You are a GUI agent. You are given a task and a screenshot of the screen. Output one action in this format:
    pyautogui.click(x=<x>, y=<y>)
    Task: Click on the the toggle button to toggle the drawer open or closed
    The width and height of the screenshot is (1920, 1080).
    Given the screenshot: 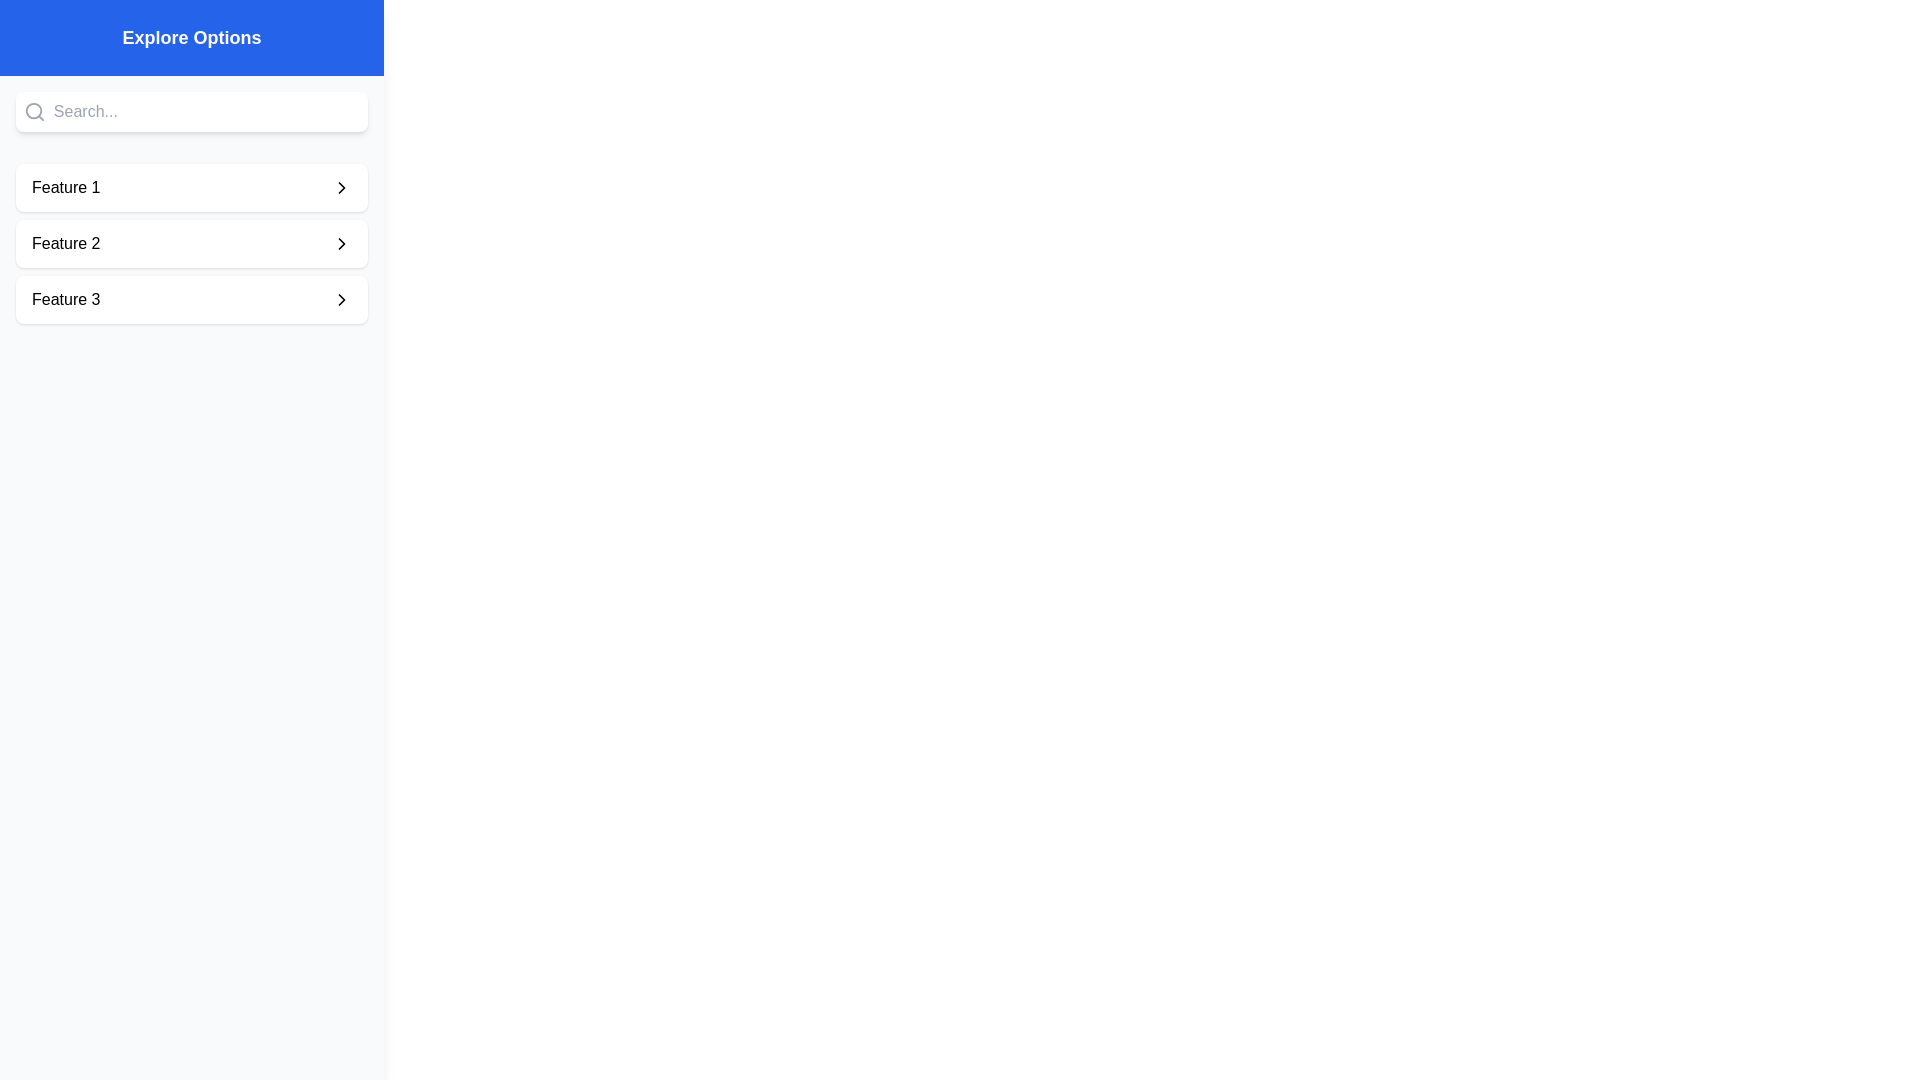 What is the action you would take?
    pyautogui.click(x=55, y=55)
    